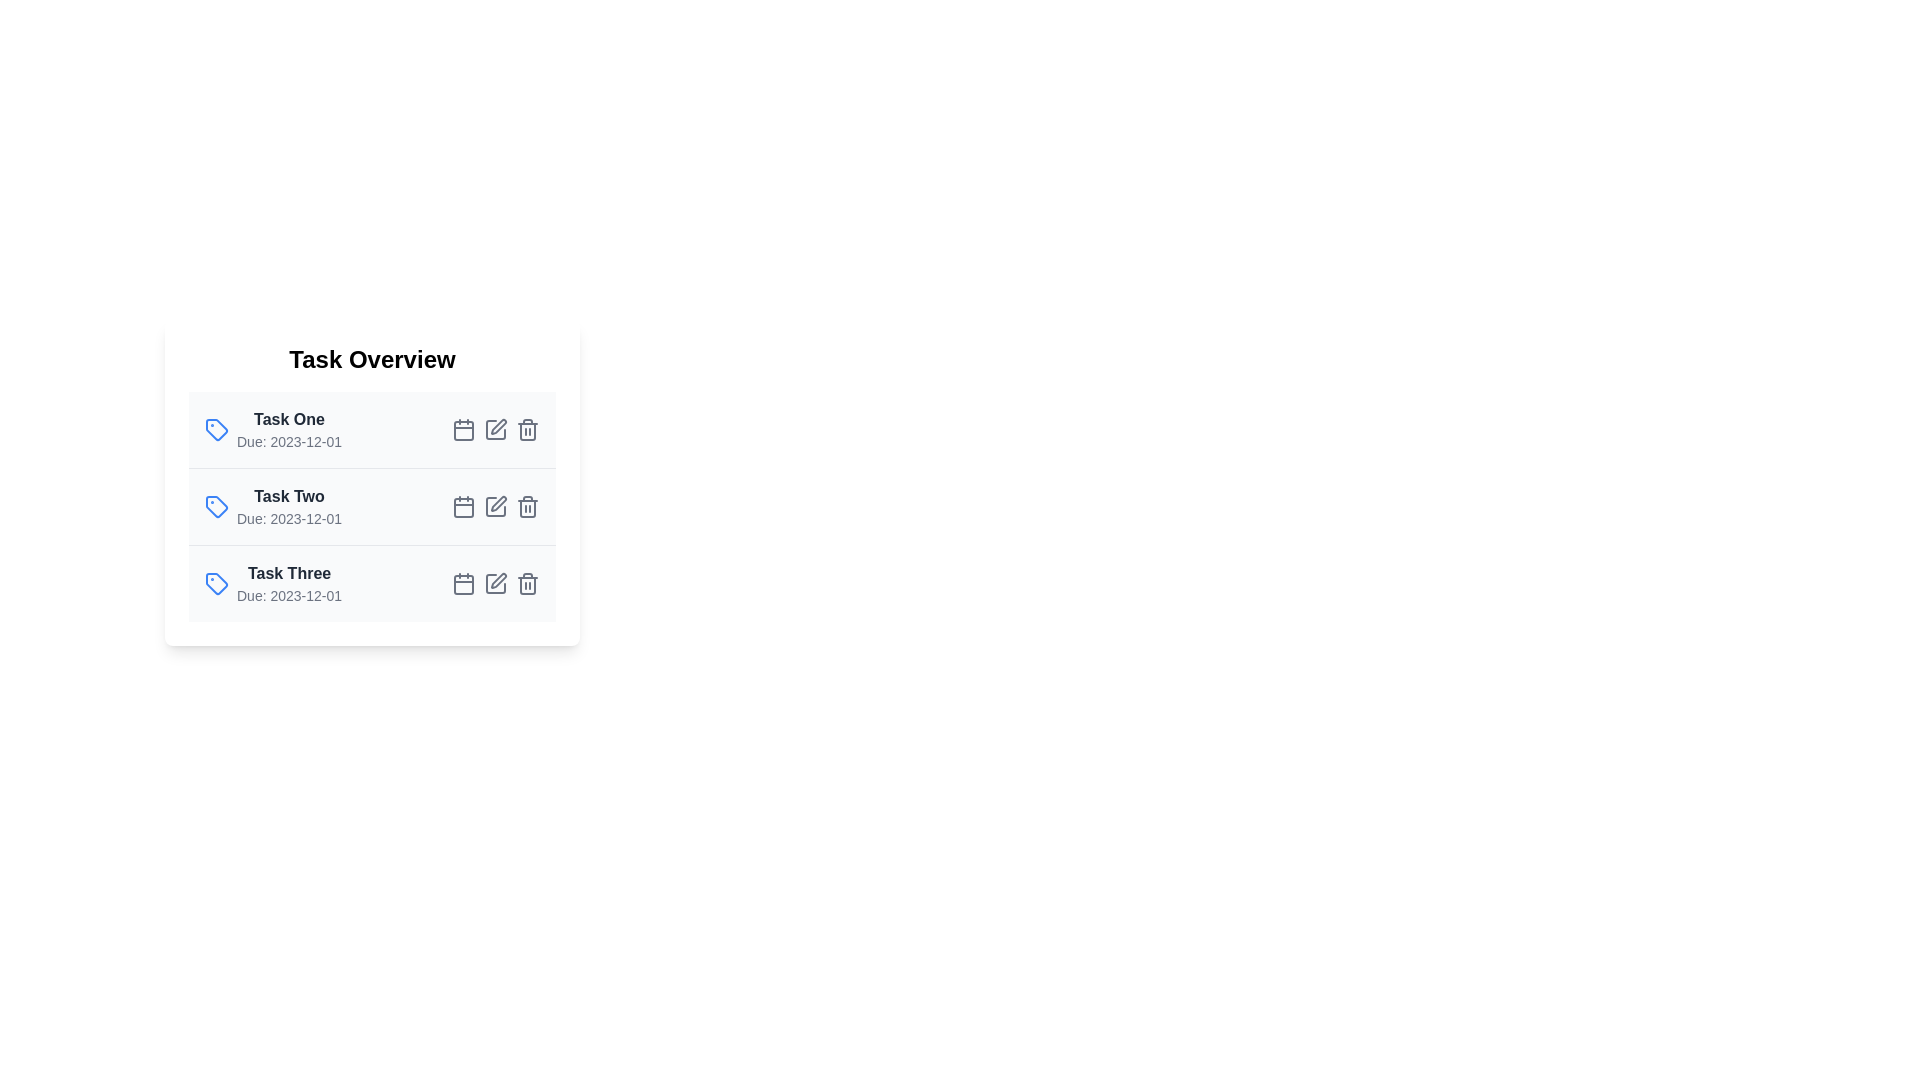  I want to click on the text label displaying 'Task Three', which is styled in bold dark gray, located in the third row of the task listing layout, so click(288, 574).